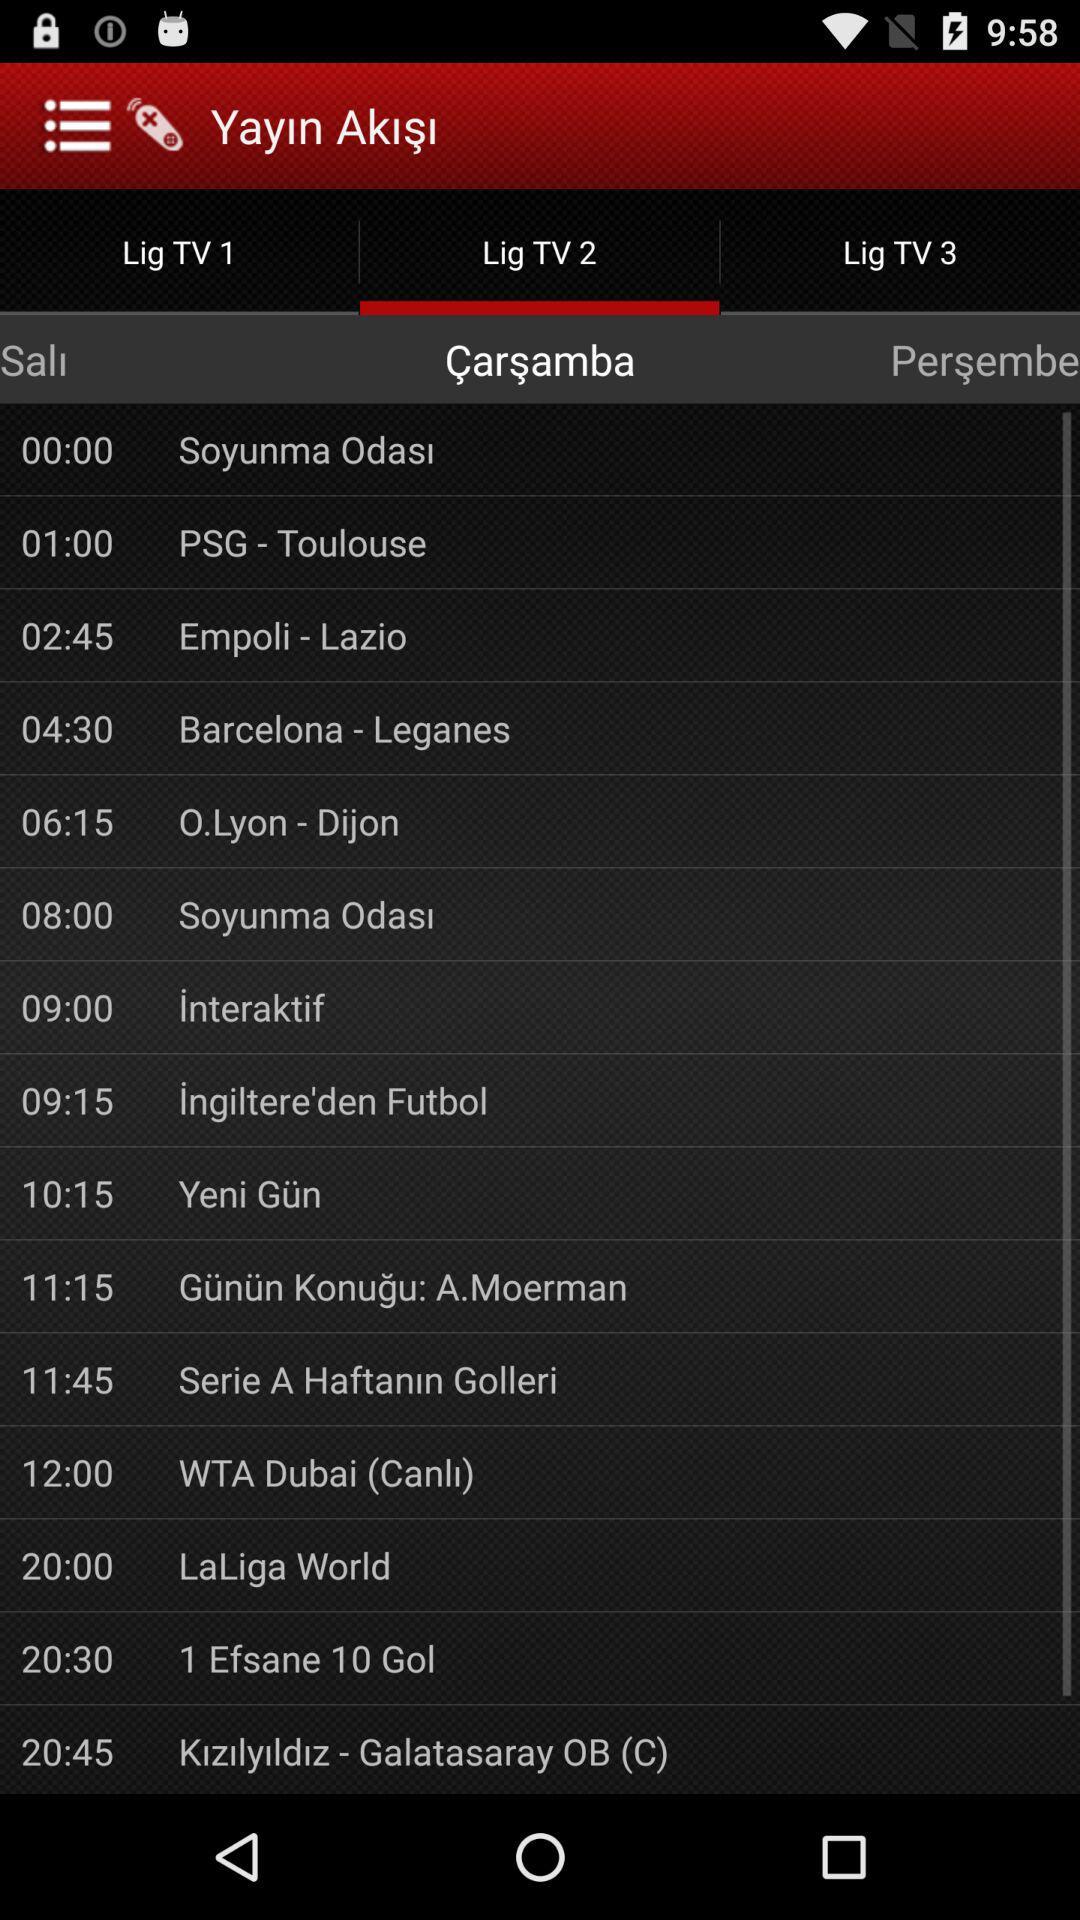  I want to click on the item below the empoli - lazio app, so click(617, 727).